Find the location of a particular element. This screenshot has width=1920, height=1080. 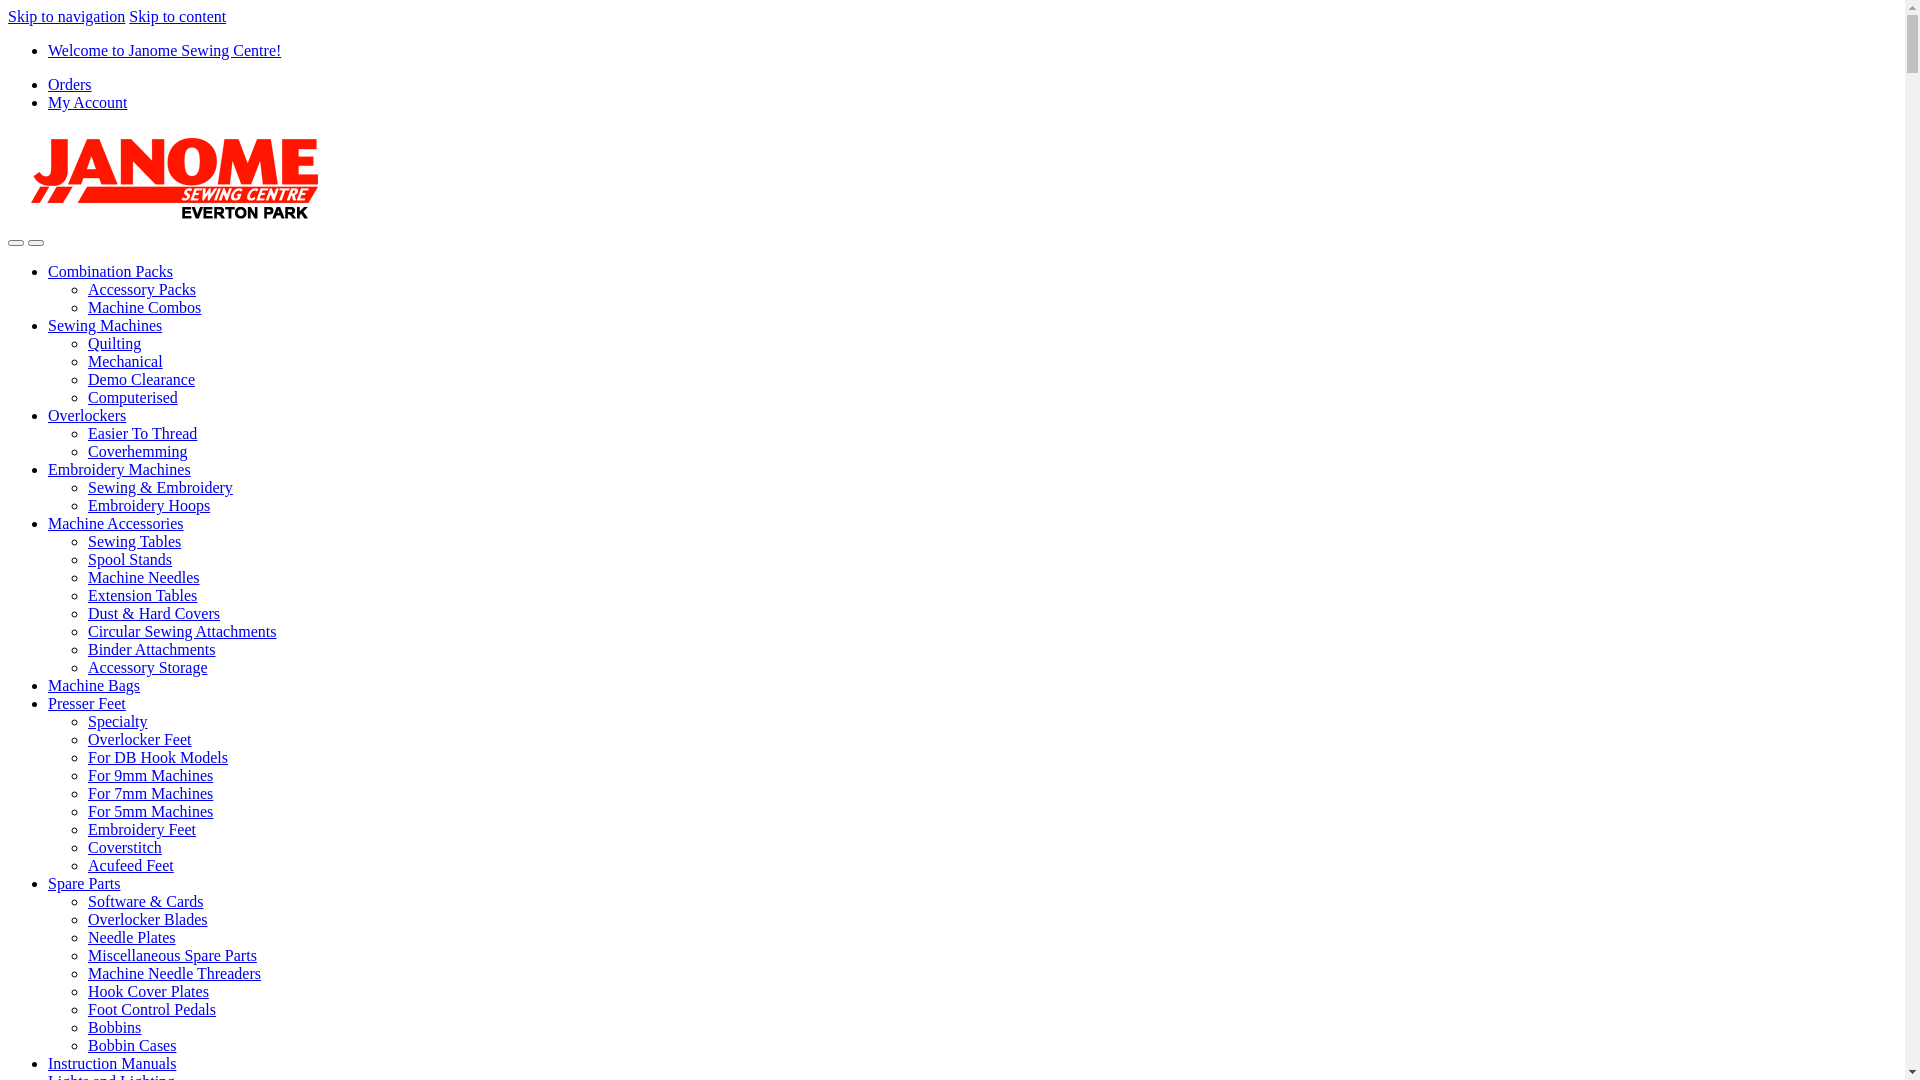

'Sewing Machines' is located at coordinates (104, 324).